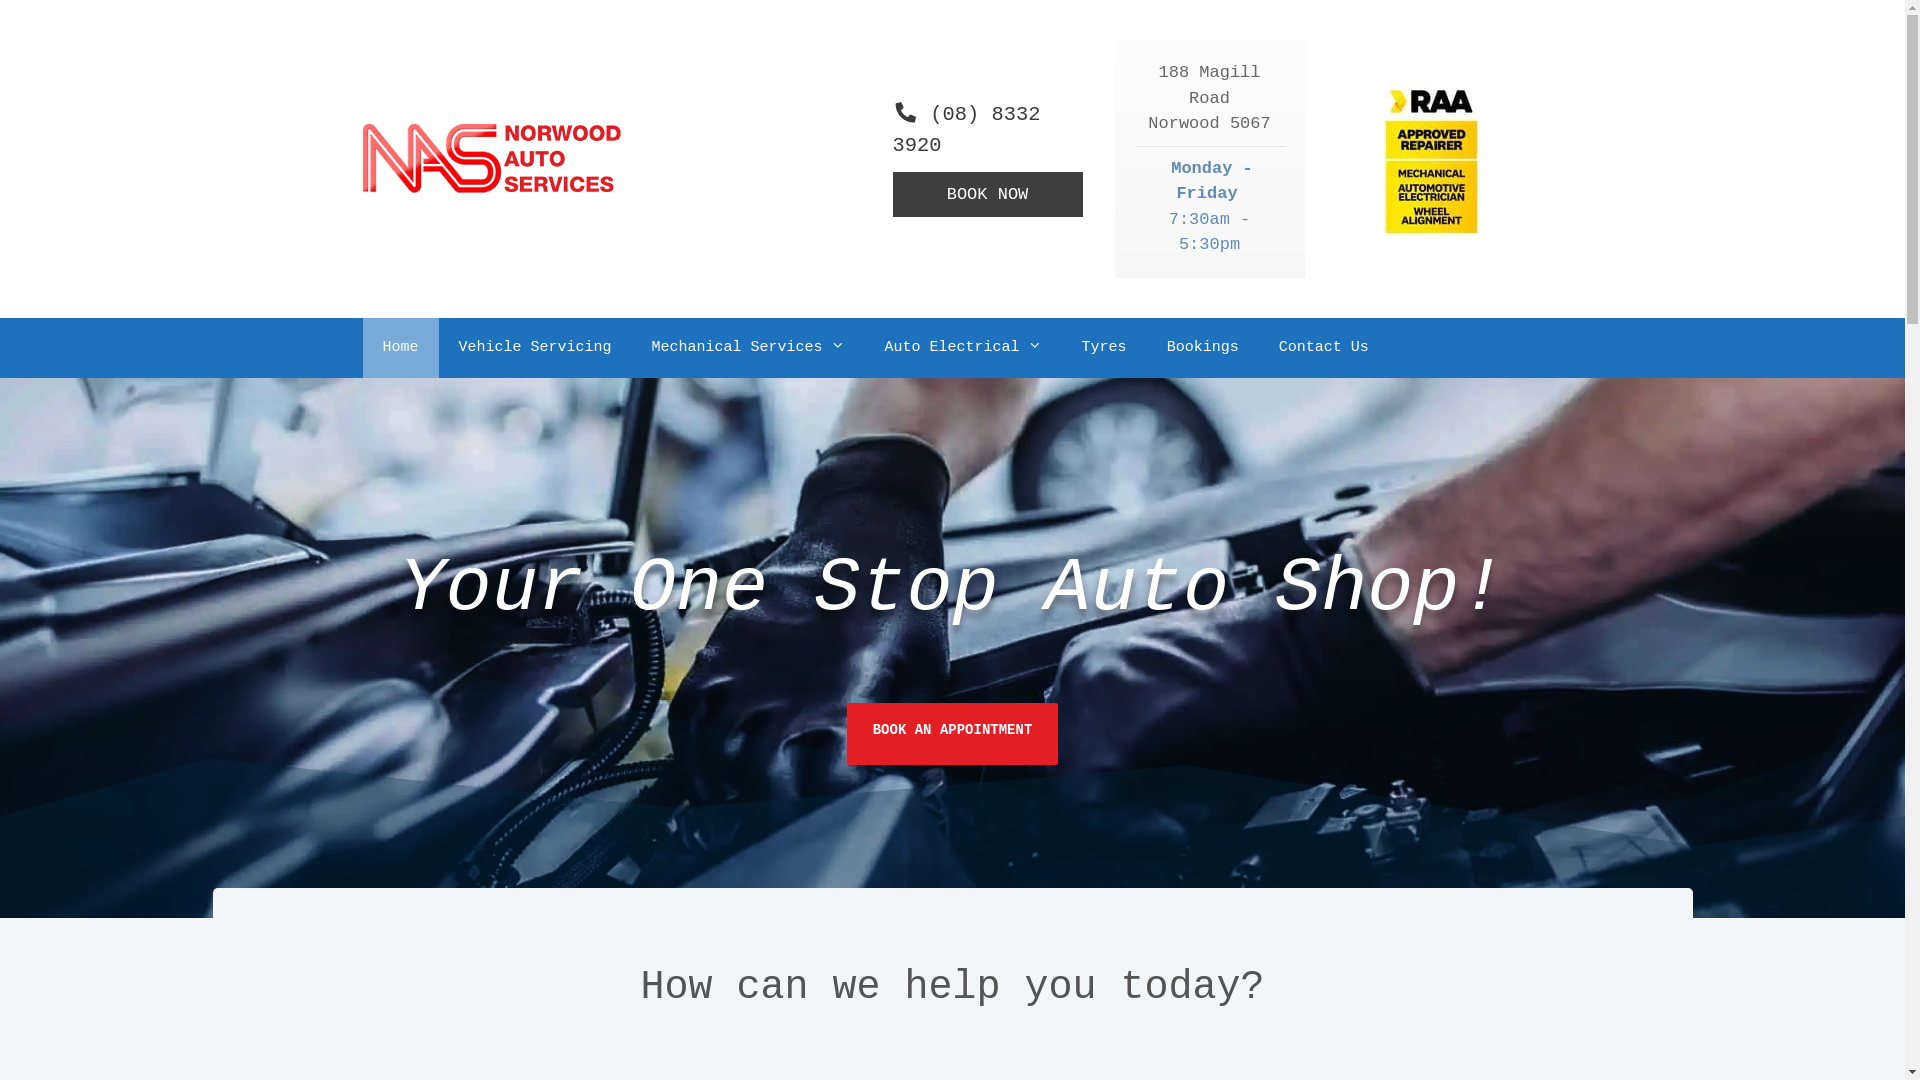 This screenshot has width=1920, height=1080. Describe the element at coordinates (747, 346) in the screenshot. I see `'Mechanical Services'` at that location.